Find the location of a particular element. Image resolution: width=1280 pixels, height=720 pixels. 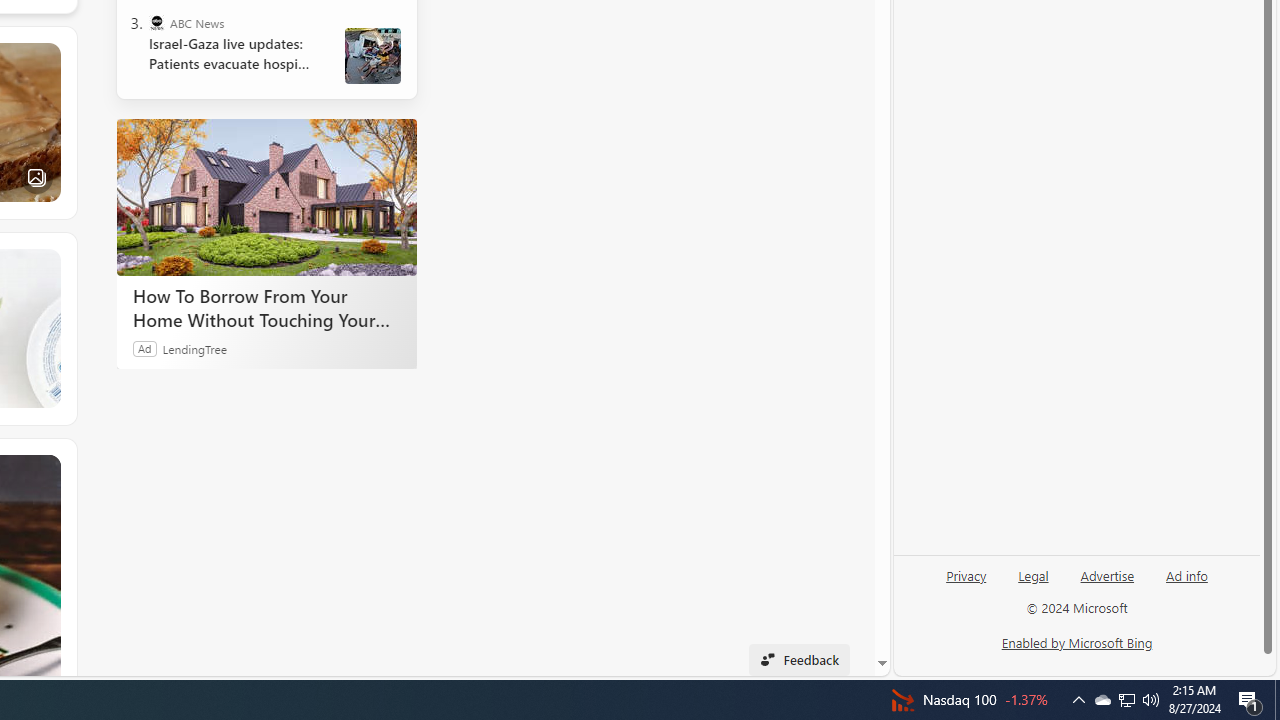

'LendingTree' is located at coordinates (195, 347).